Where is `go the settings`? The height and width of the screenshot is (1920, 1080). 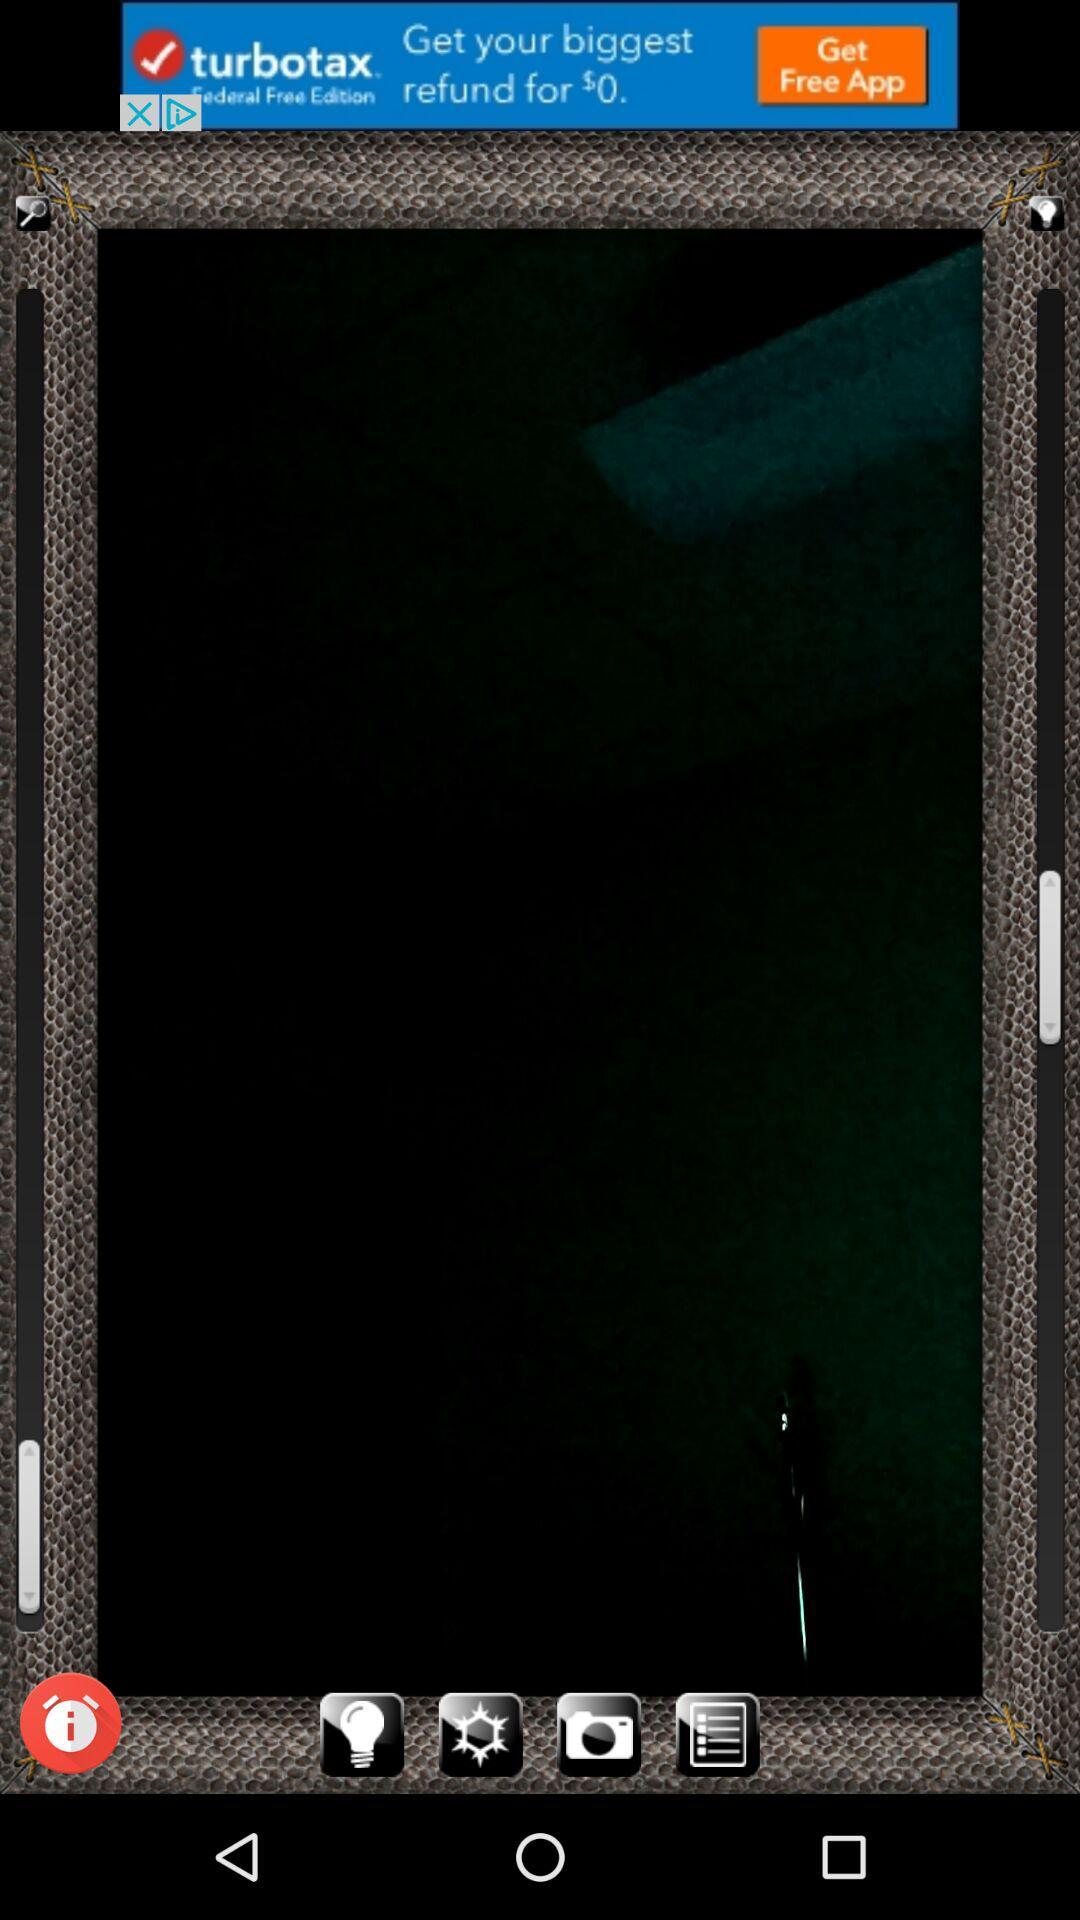
go the settings is located at coordinates (480, 1733).